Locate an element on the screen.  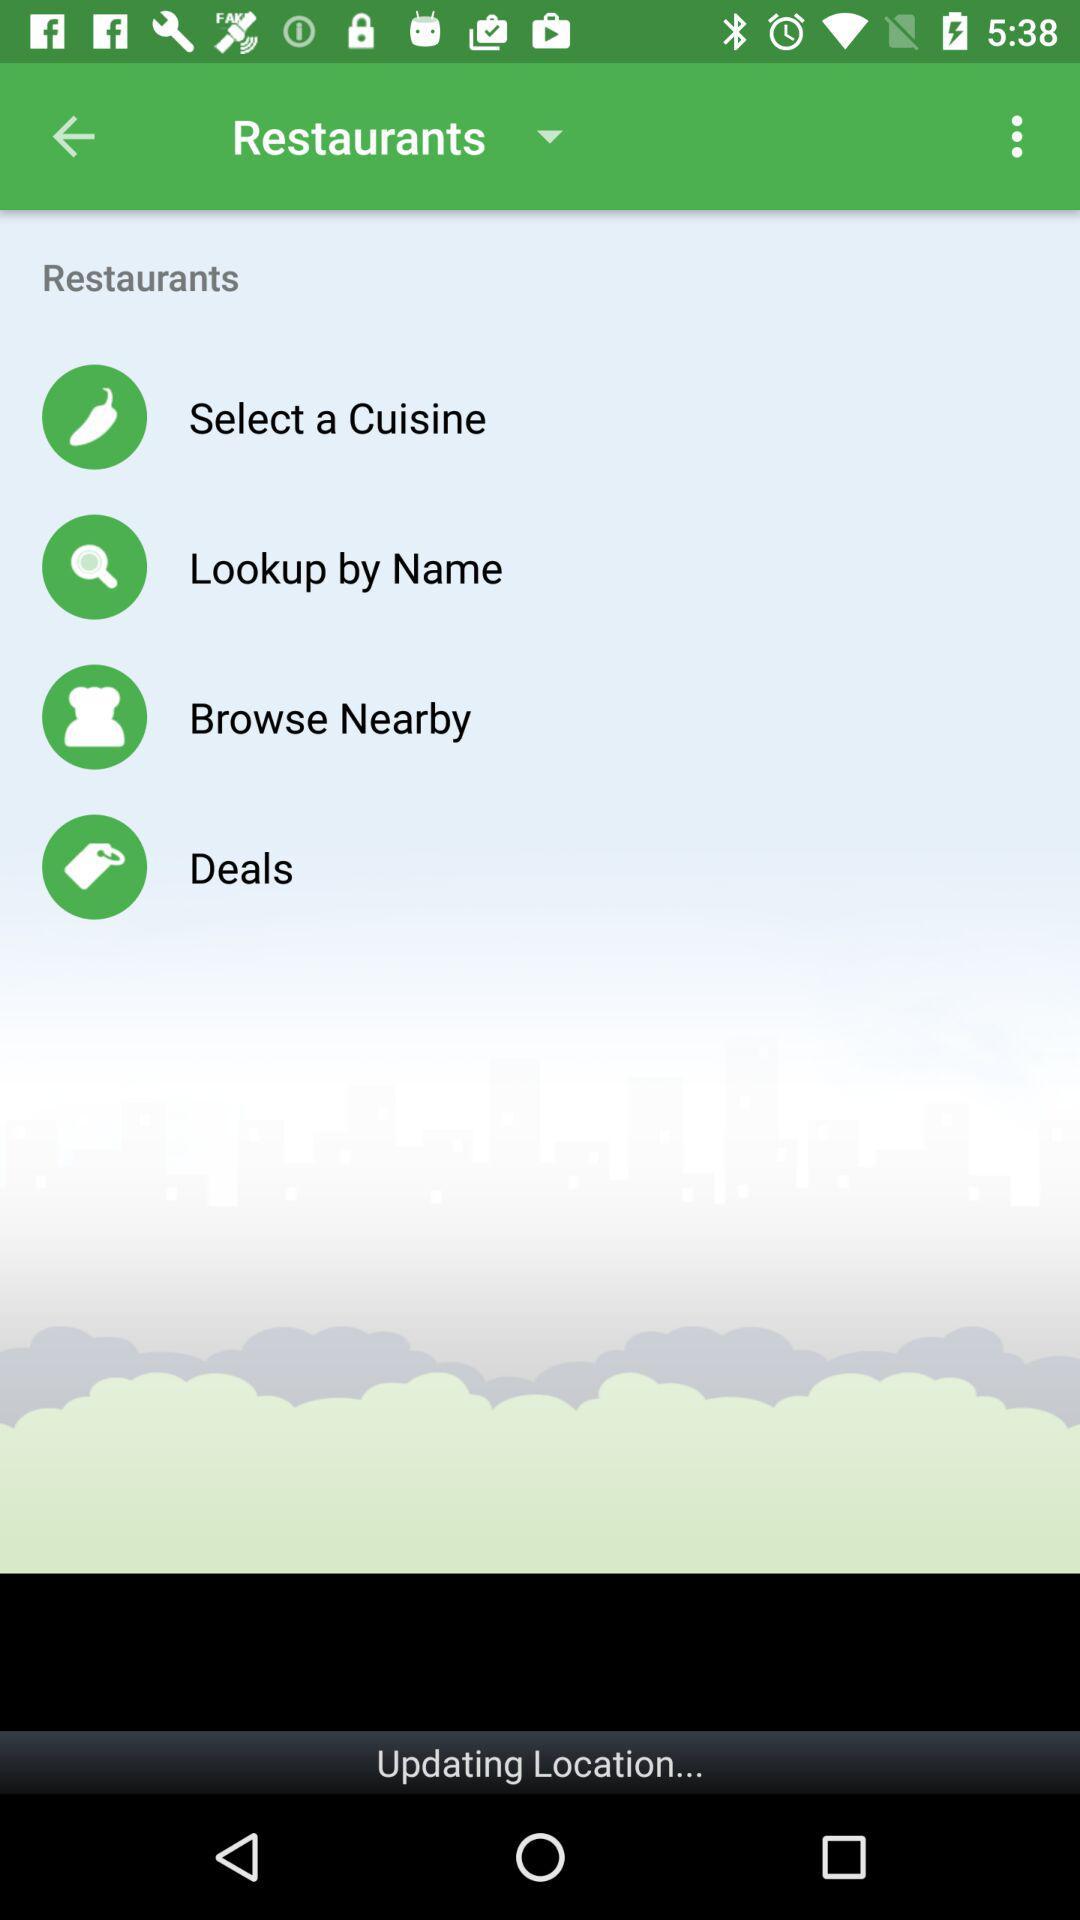
item next to the restaurants is located at coordinates (1017, 135).